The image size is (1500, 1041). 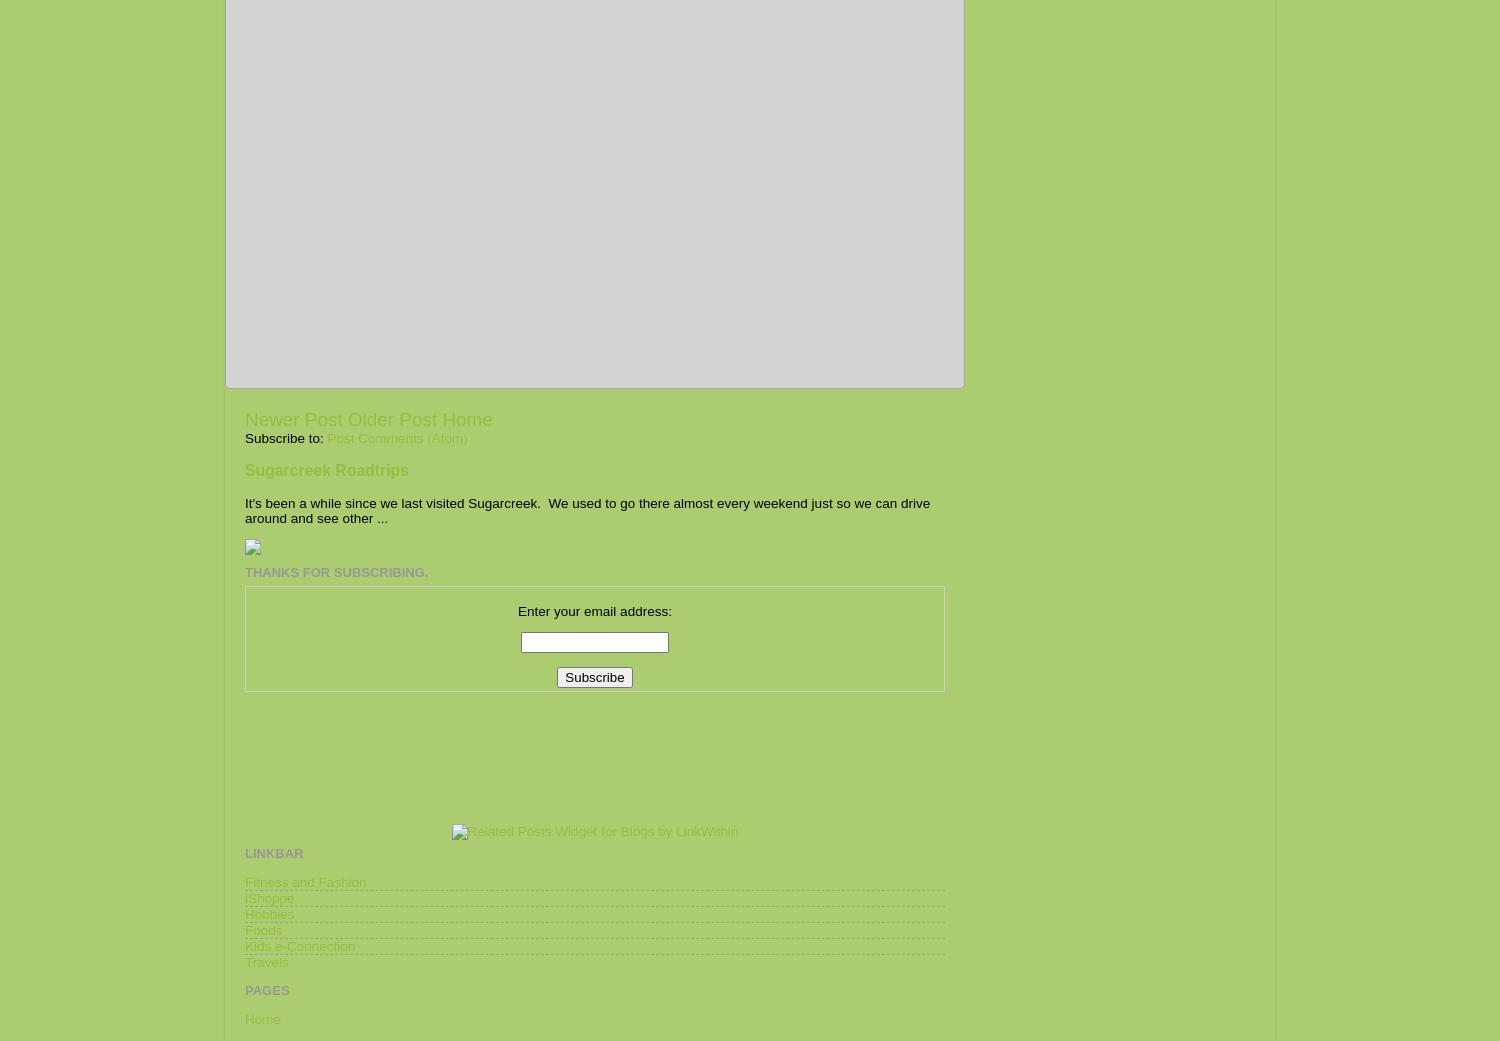 What do you see at coordinates (517, 610) in the screenshot?
I see `'Enter your email address:'` at bounding box center [517, 610].